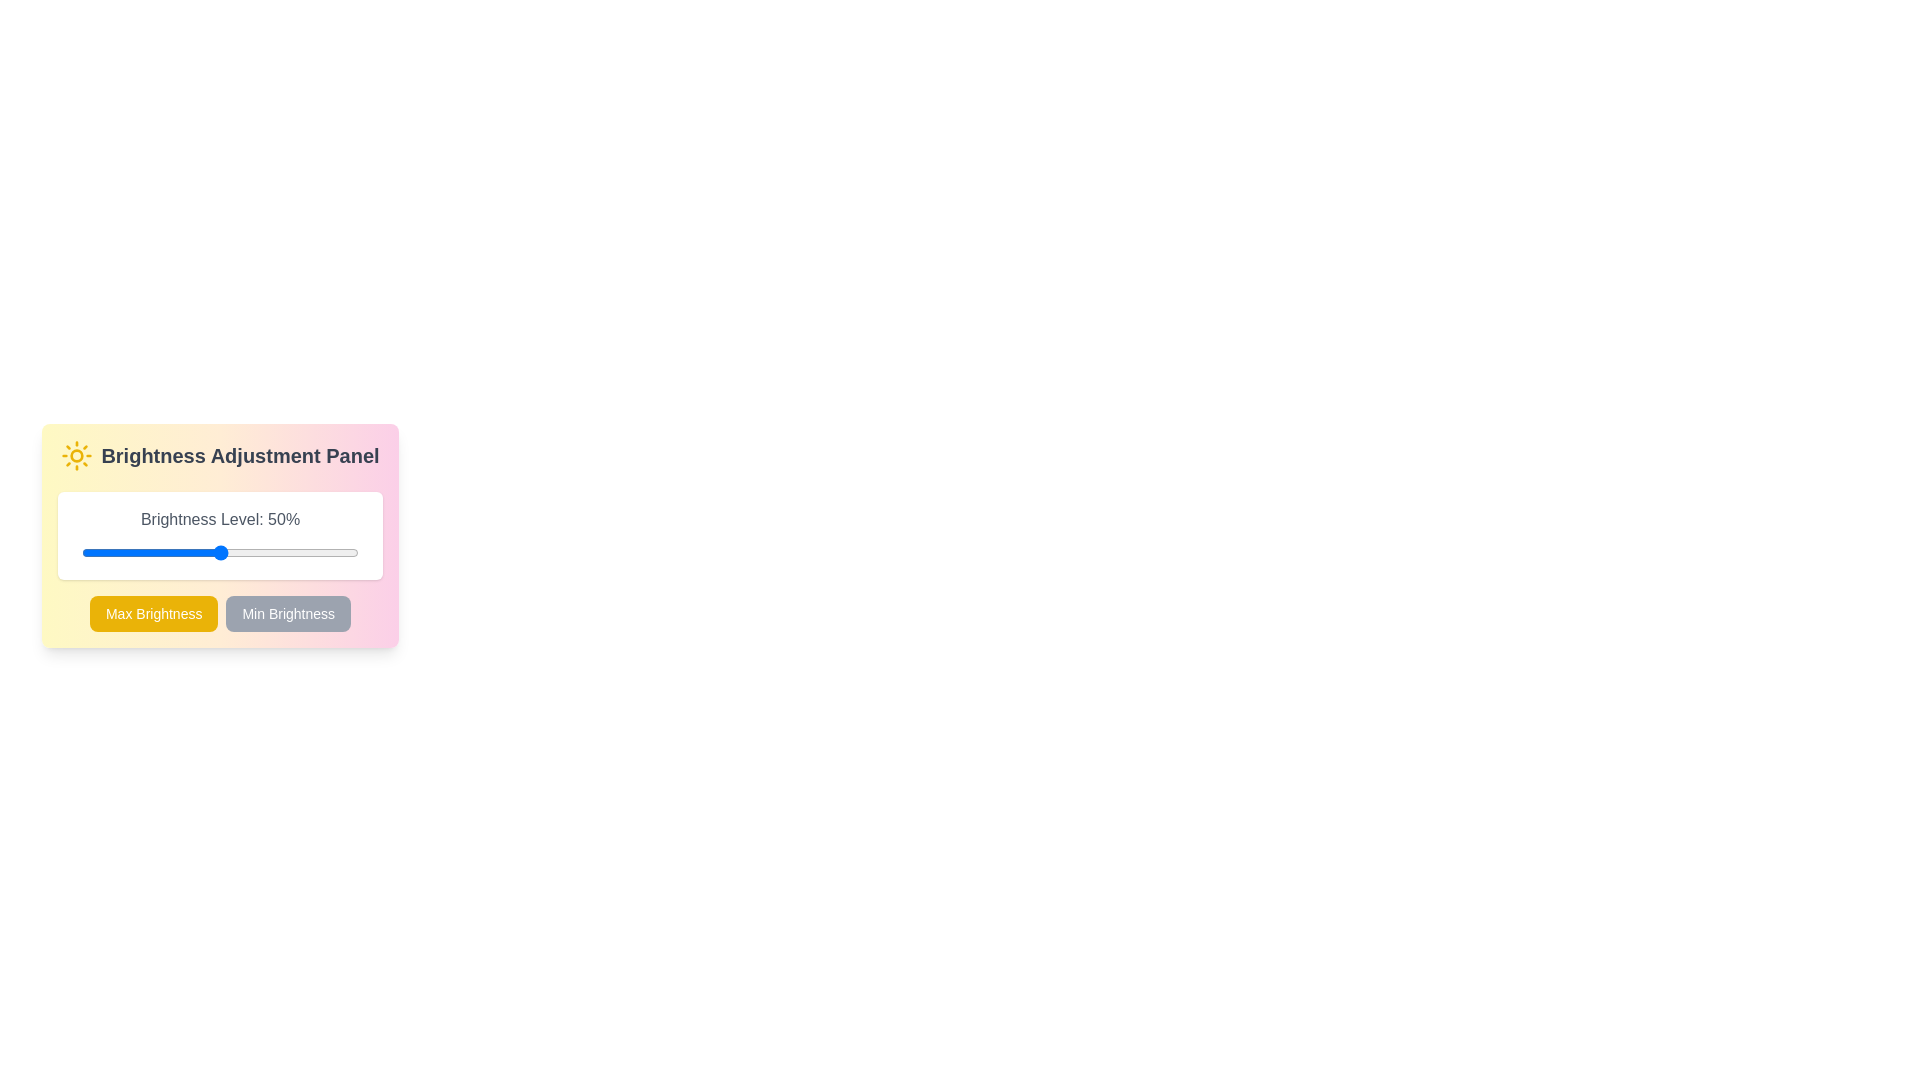 This screenshot has height=1080, width=1920. What do you see at coordinates (198, 552) in the screenshot?
I see `the brightness by dragging the slider to 42%` at bounding box center [198, 552].